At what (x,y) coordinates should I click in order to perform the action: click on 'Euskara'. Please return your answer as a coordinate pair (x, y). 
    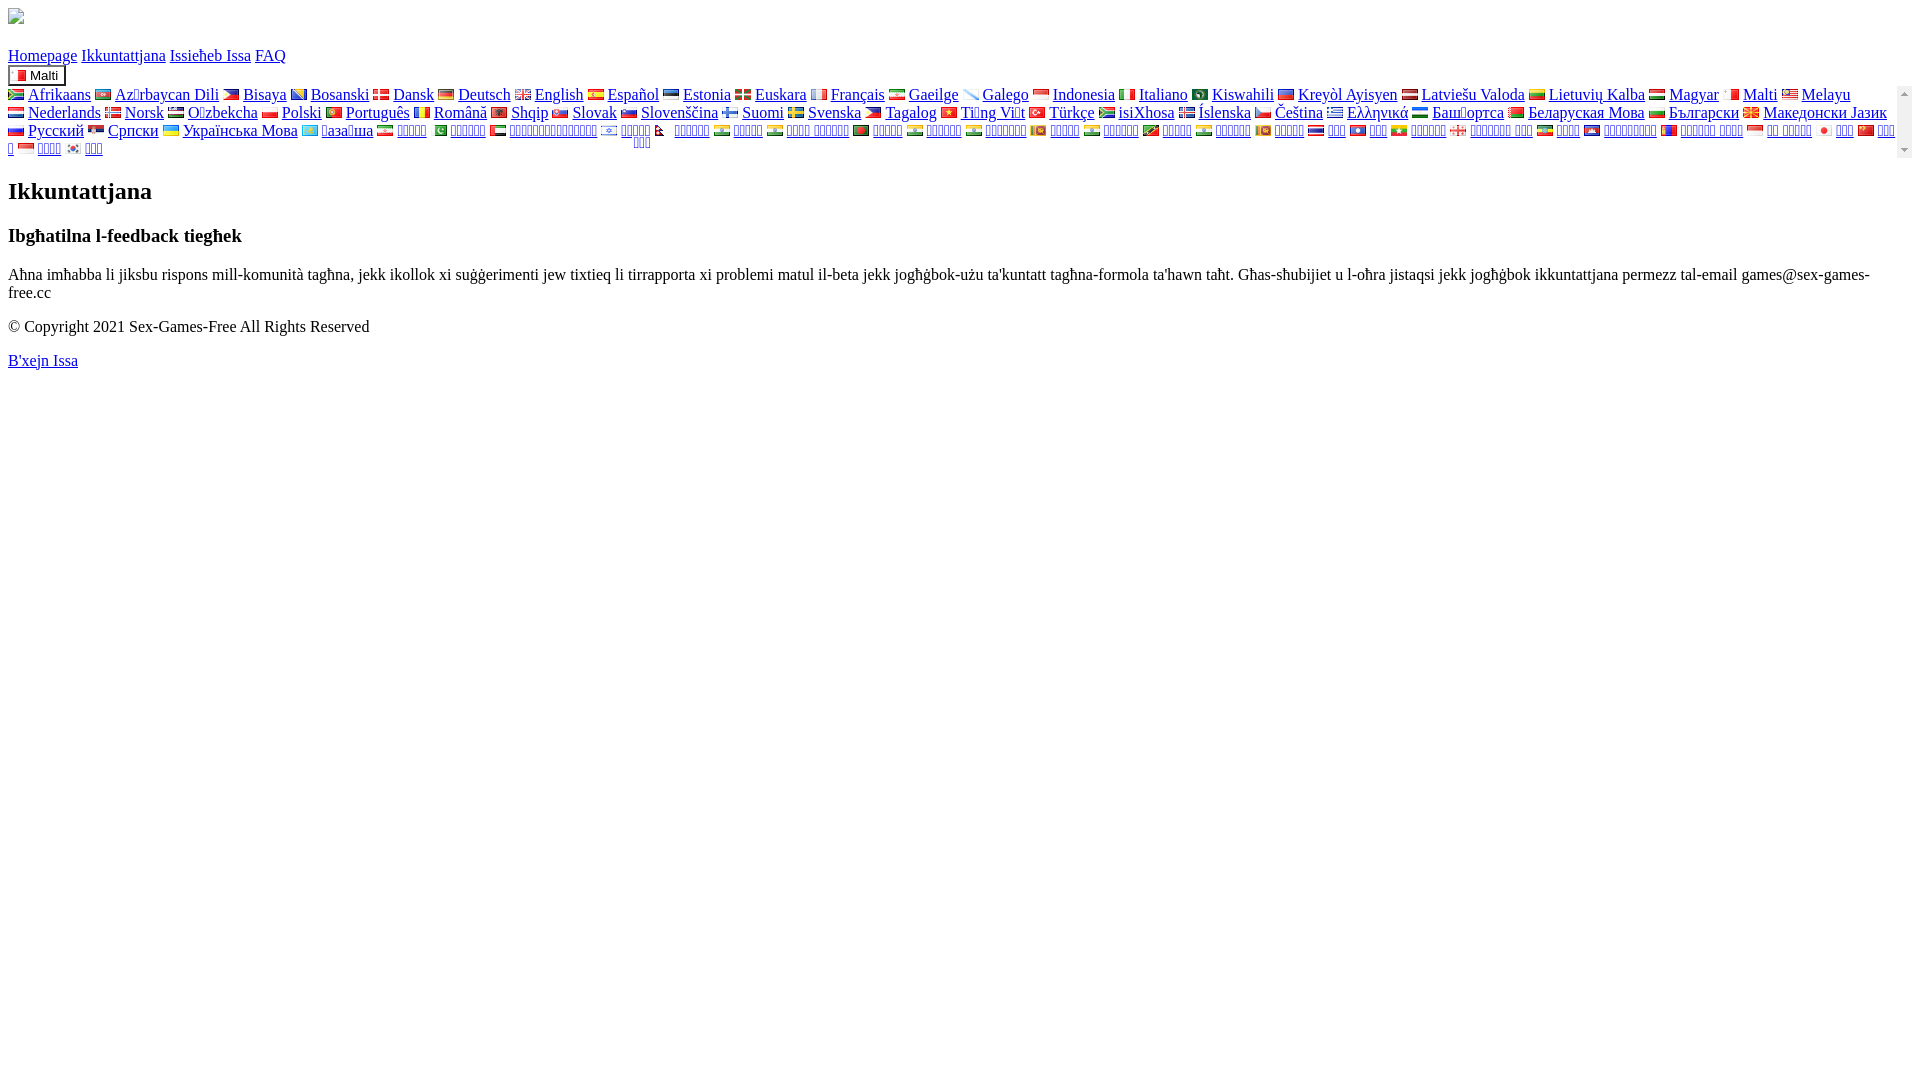
    Looking at the image, I should click on (770, 94).